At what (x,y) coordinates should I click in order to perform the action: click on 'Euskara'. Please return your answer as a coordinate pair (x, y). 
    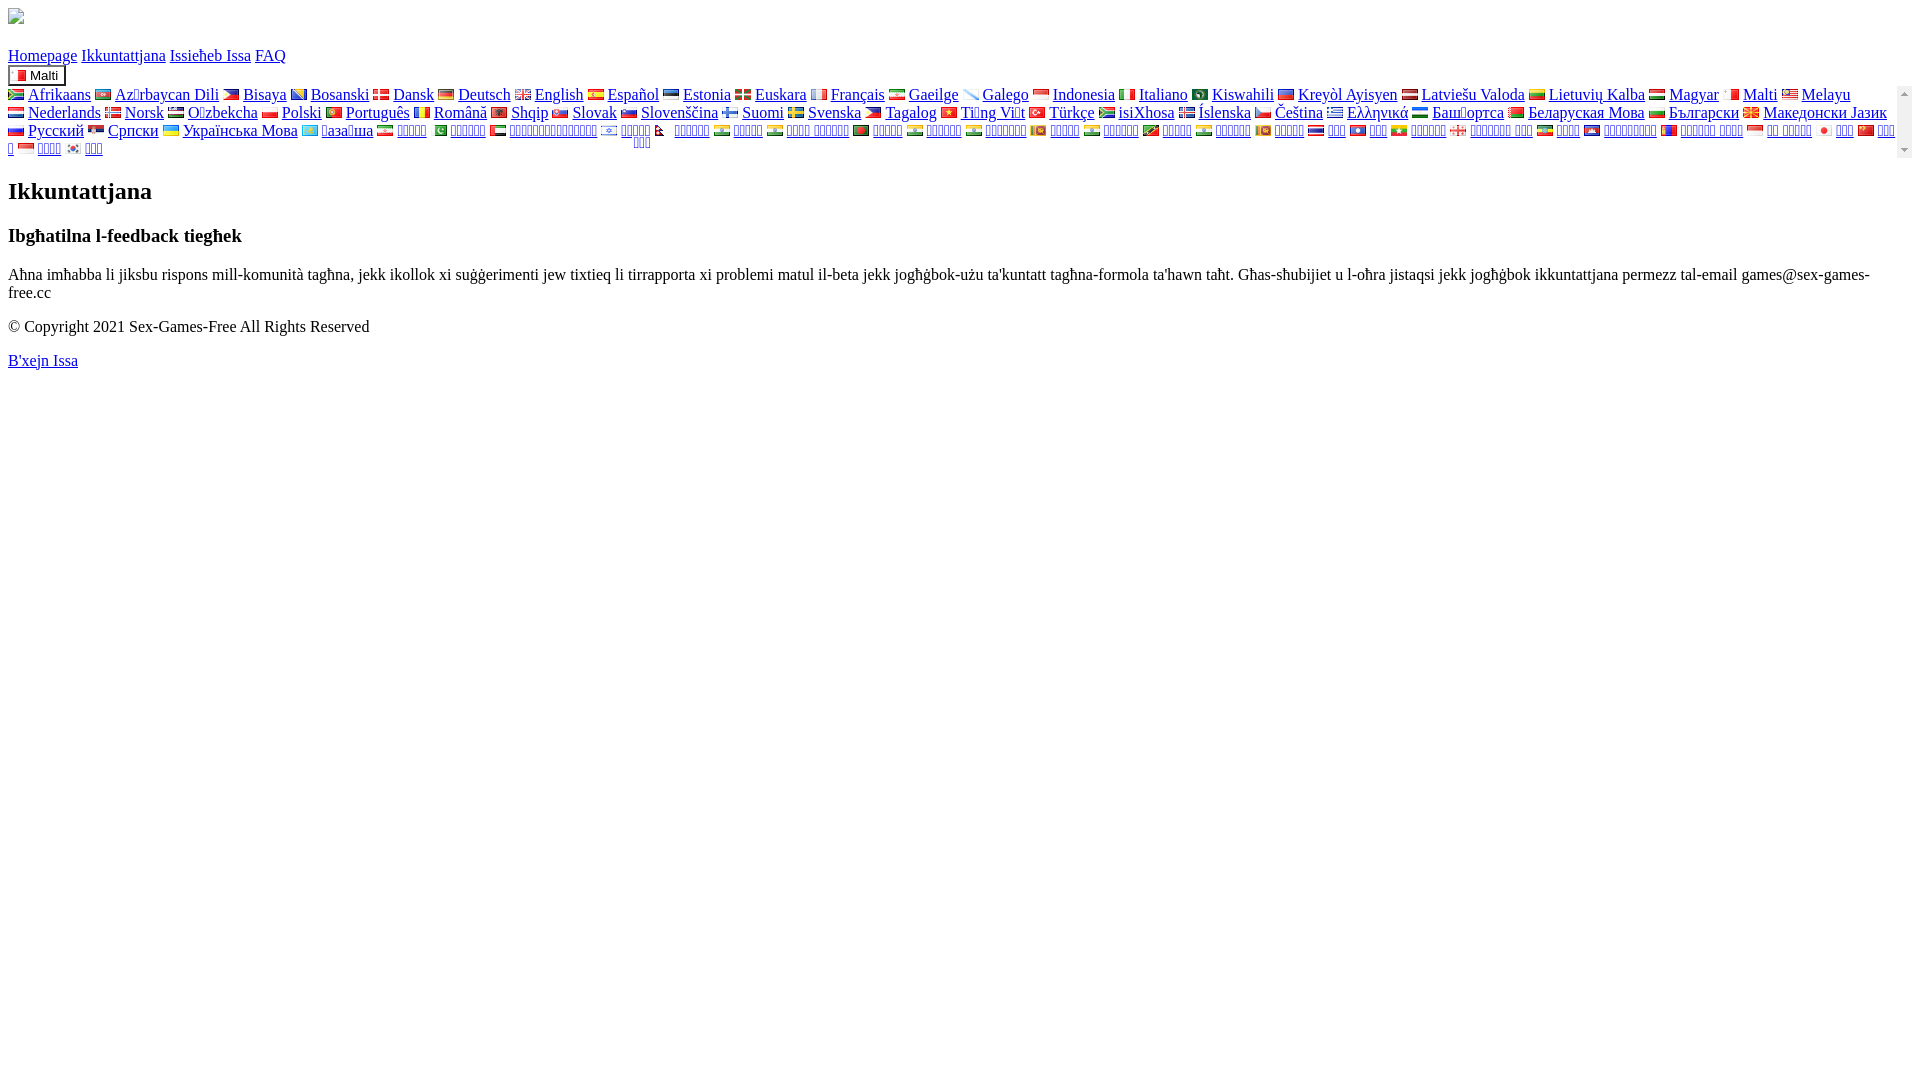
    Looking at the image, I should click on (770, 94).